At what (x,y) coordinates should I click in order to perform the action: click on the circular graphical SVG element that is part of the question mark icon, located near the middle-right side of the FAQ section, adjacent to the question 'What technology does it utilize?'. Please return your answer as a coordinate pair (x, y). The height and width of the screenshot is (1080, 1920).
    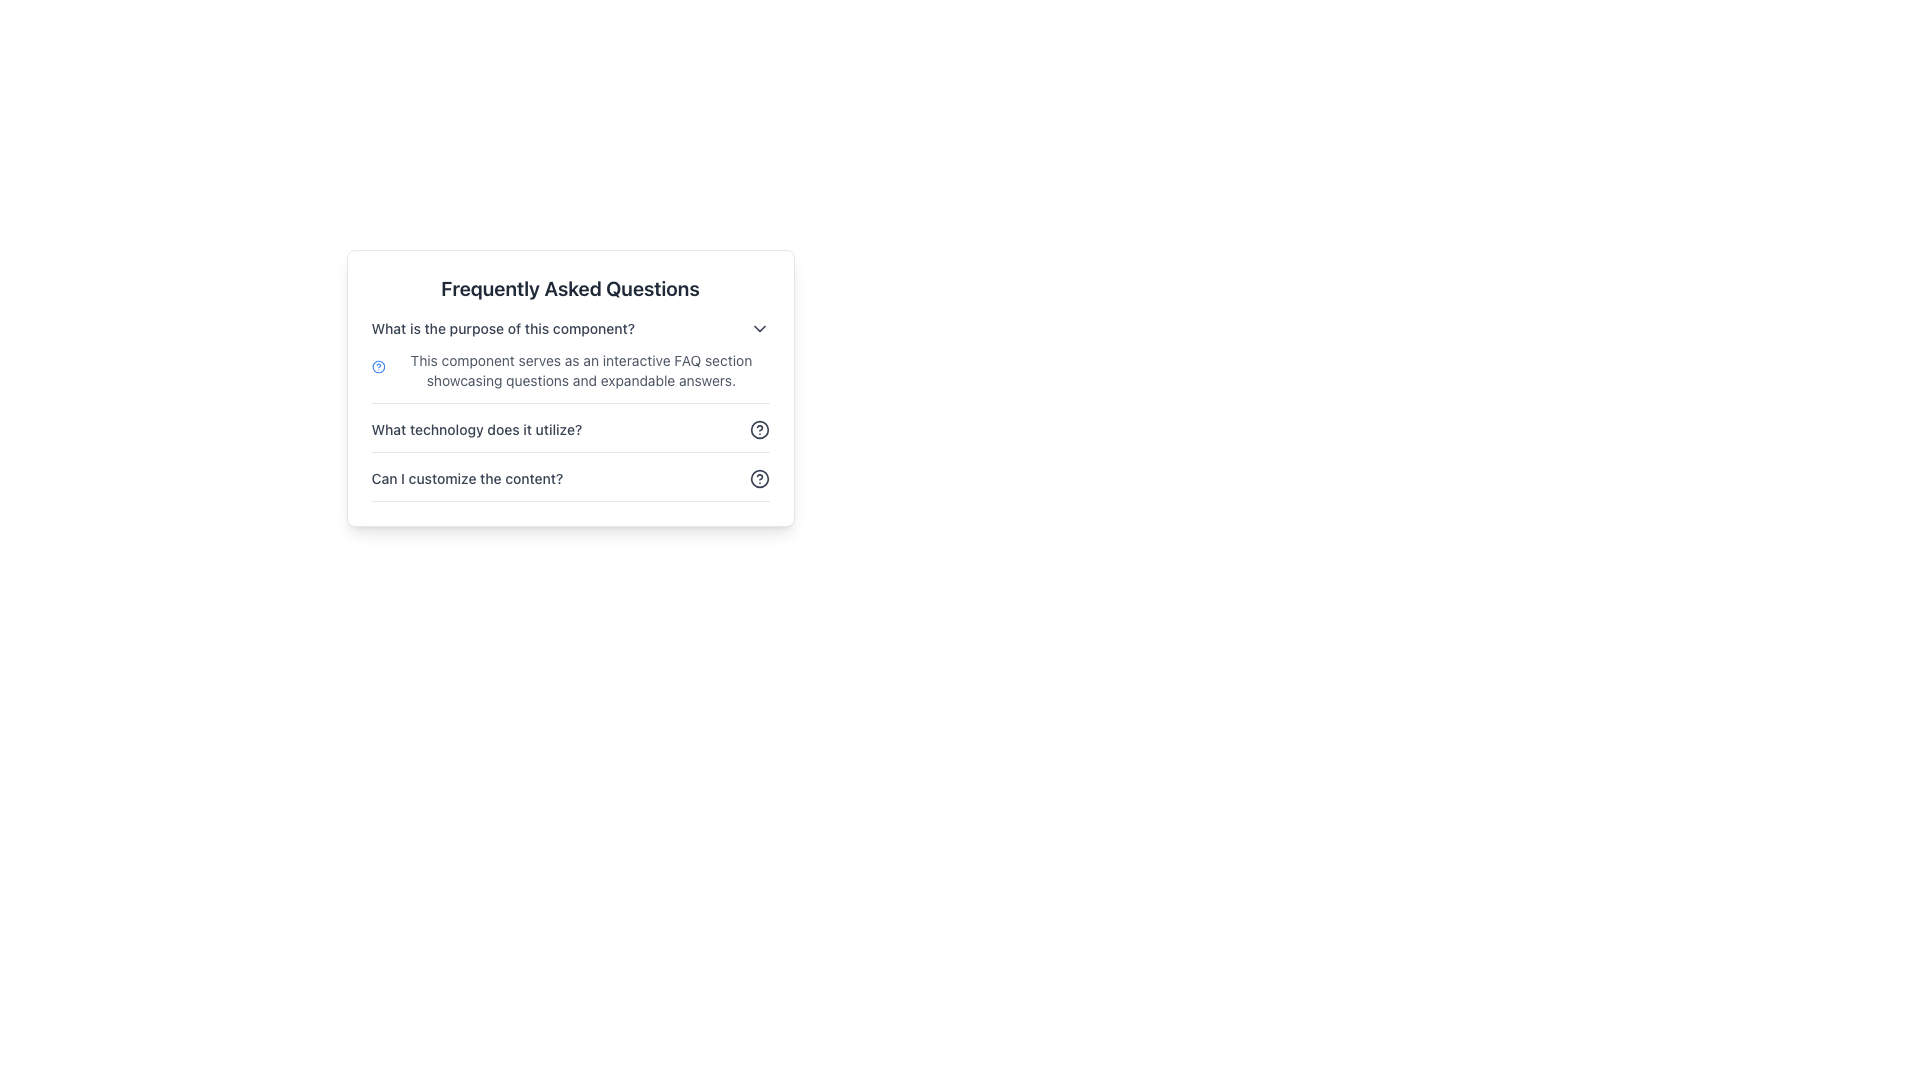
    Looking at the image, I should click on (758, 428).